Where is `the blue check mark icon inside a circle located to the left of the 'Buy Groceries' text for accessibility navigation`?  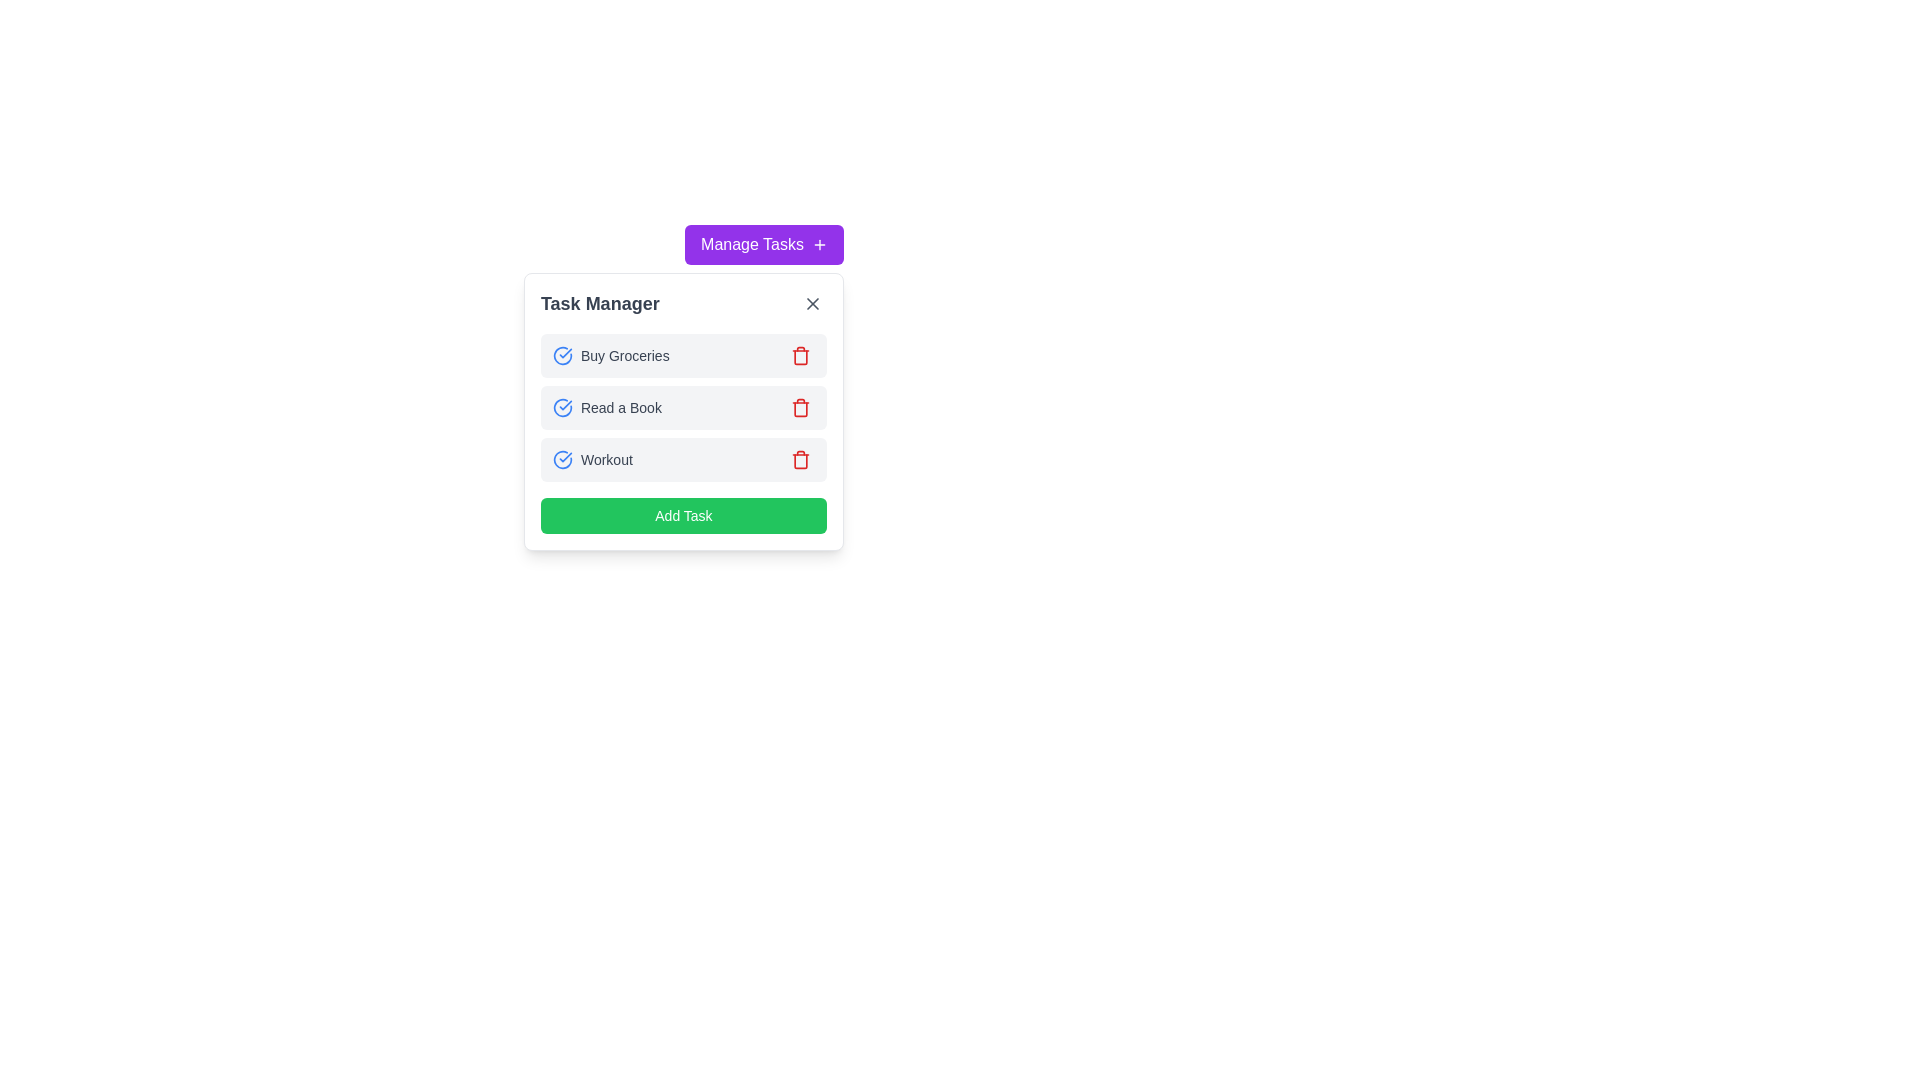 the blue check mark icon inside a circle located to the left of the 'Buy Groceries' text for accessibility navigation is located at coordinates (561, 354).